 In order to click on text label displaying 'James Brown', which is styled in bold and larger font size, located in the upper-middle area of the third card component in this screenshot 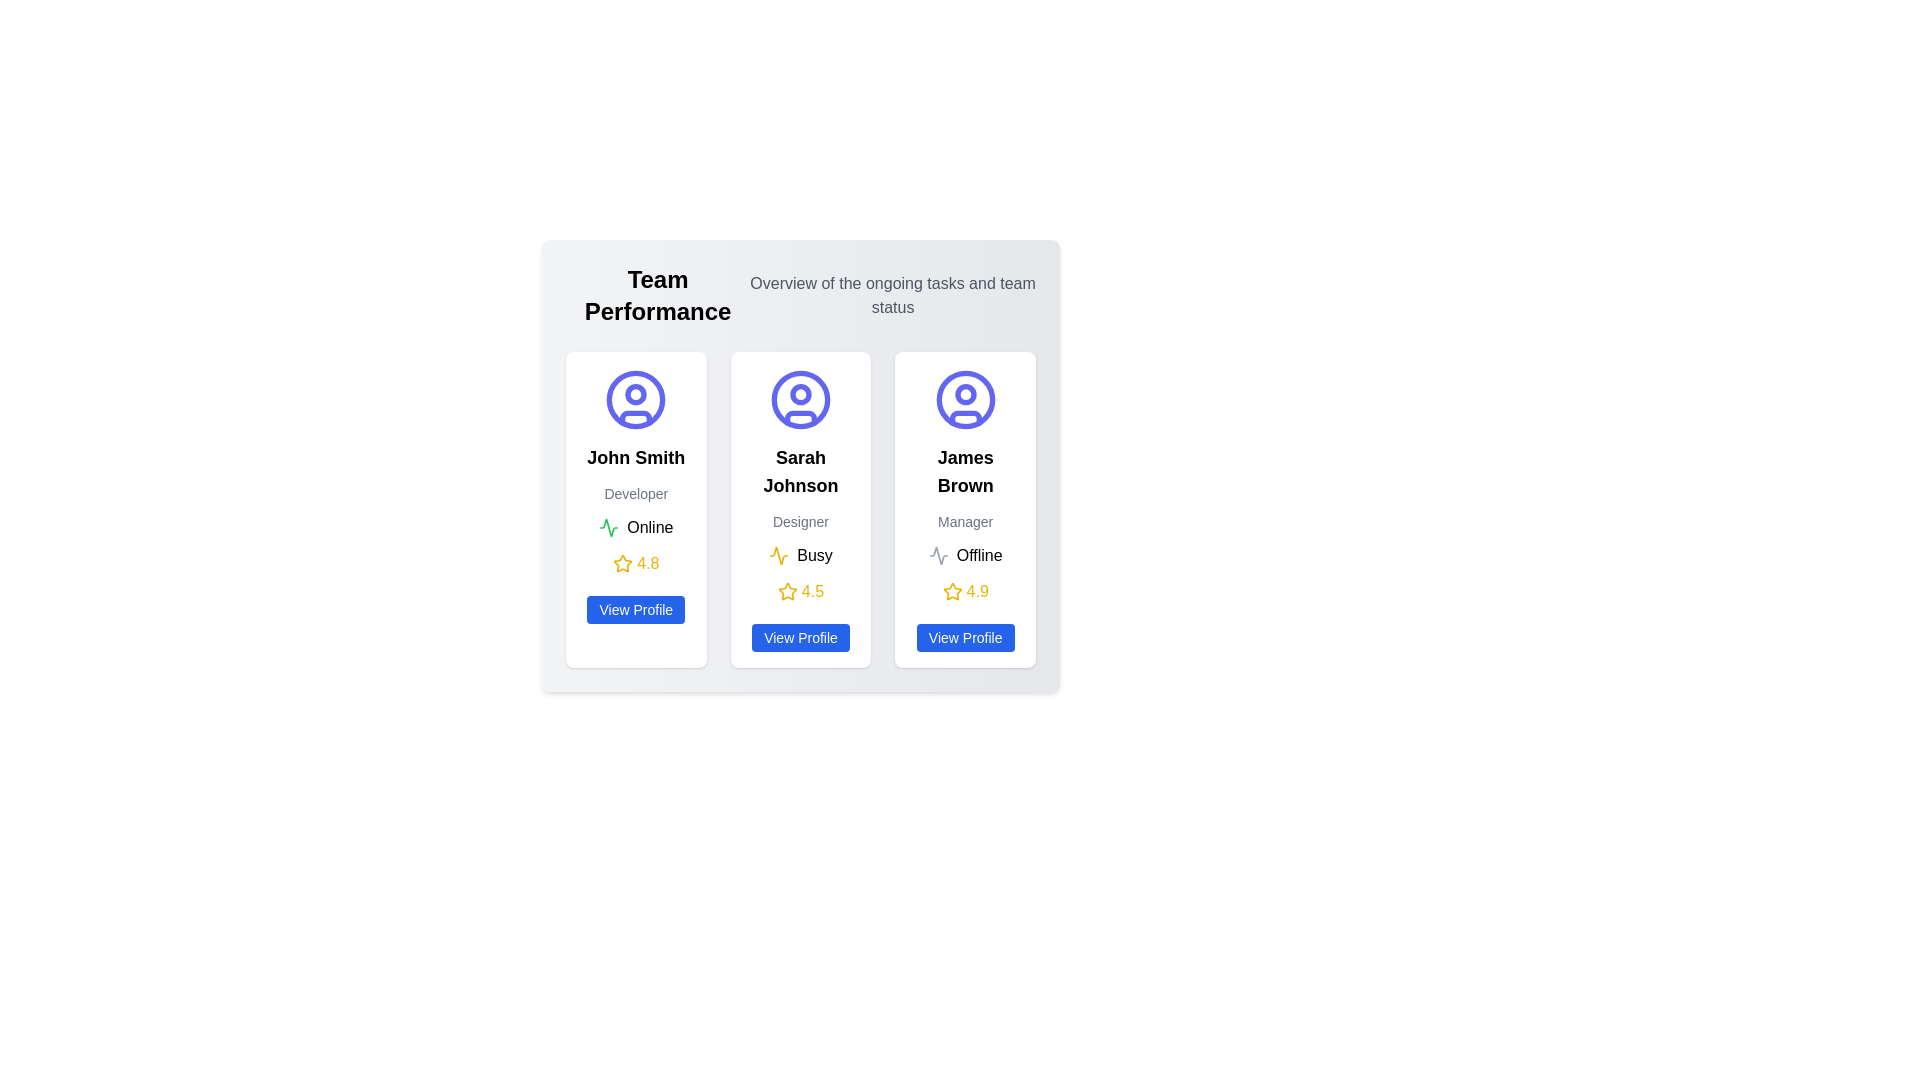, I will do `click(965, 471)`.